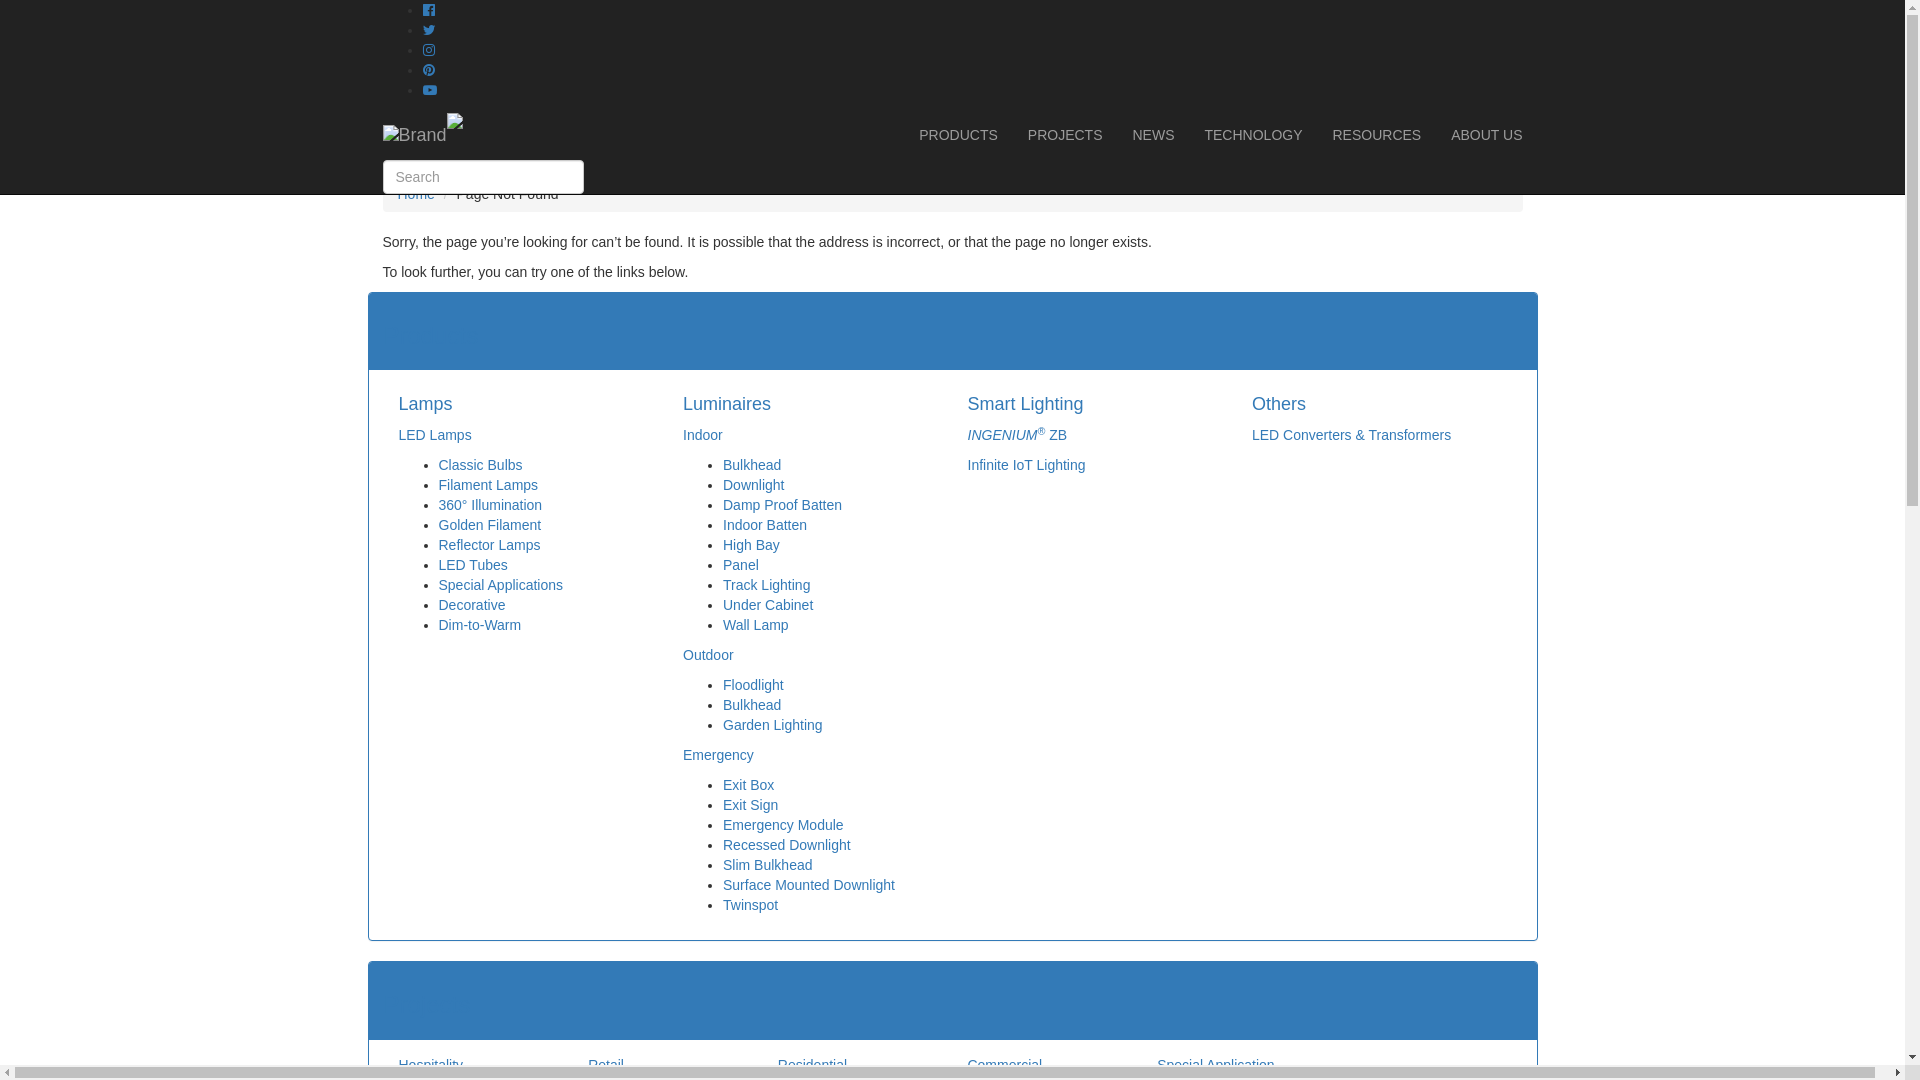 This screenshot has width=1920, height=1080. What do you see at coordinates (1486, 135) in the screenshot?
I see `'ABOUT US'` at bounding box center [1486, 135].